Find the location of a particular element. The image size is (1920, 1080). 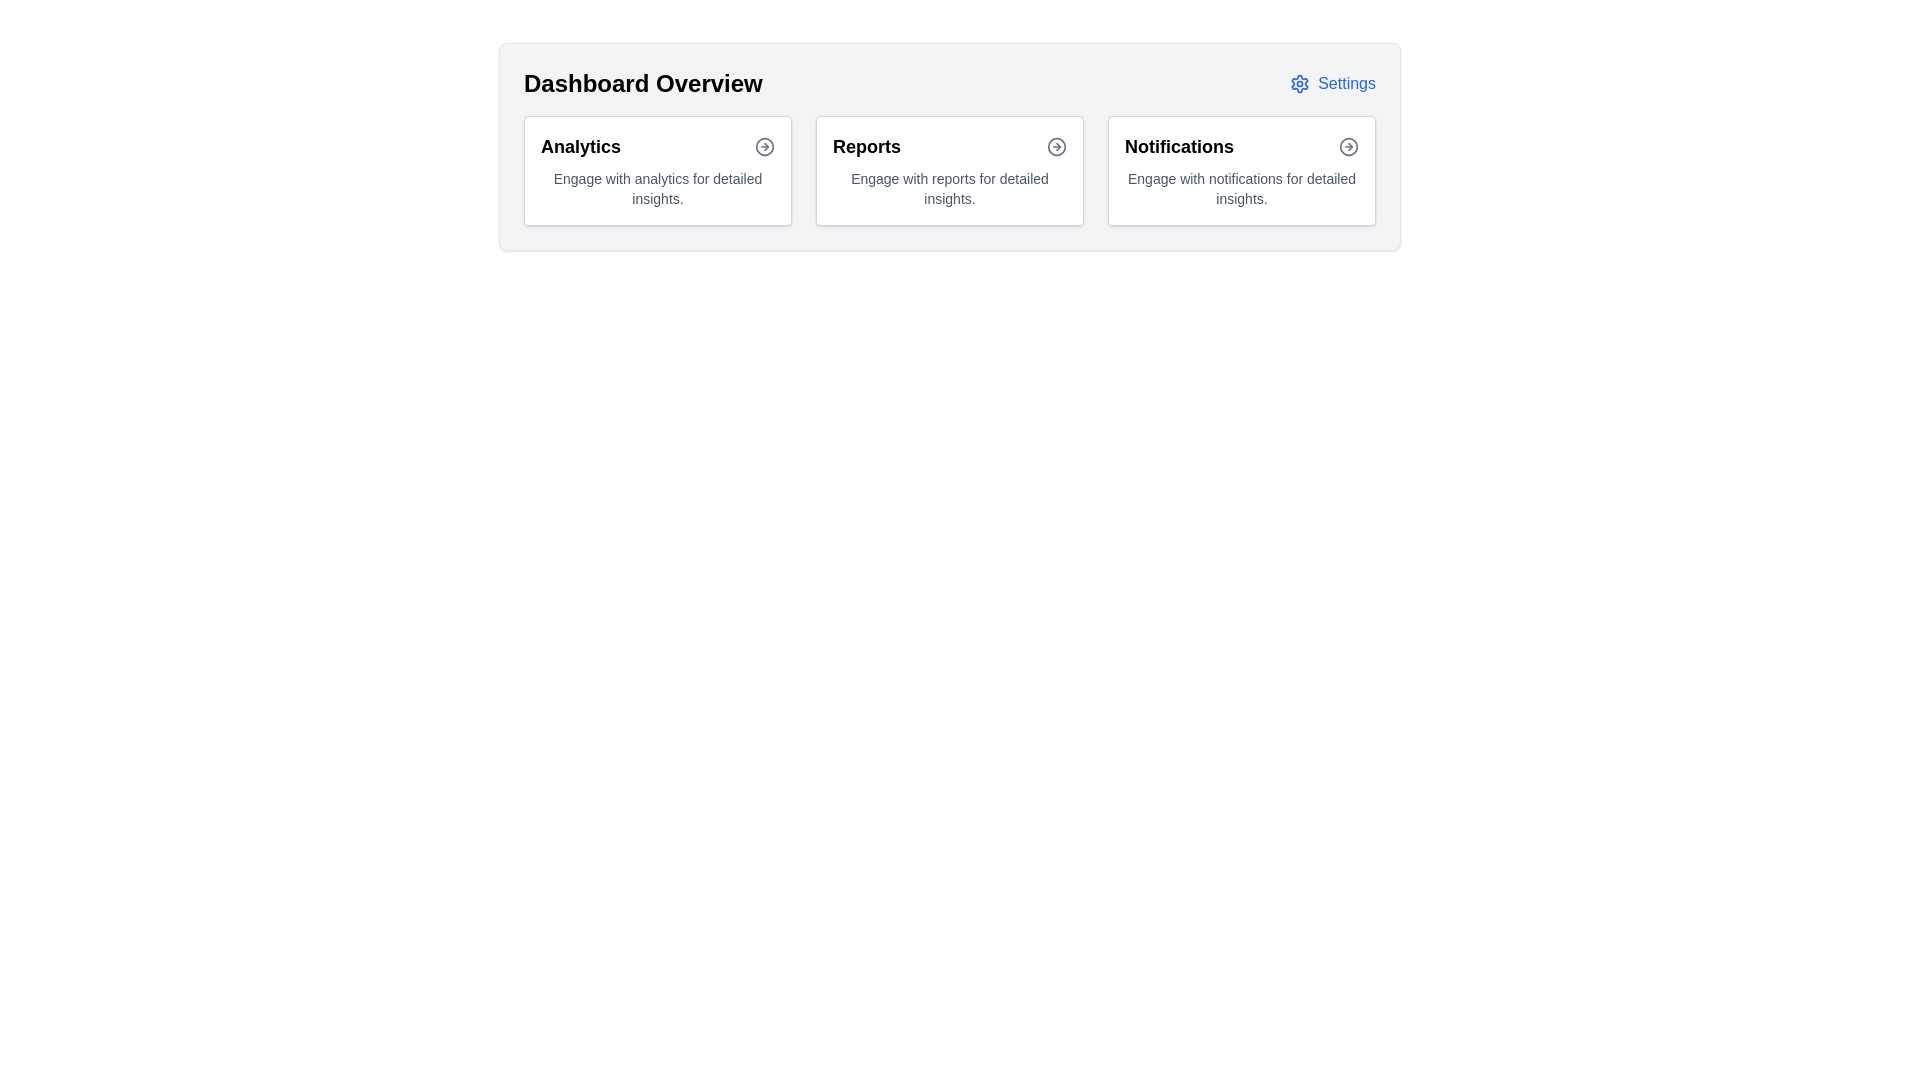

the first interactive card labeled 'Analytics' is located at coordinates (657, 169).